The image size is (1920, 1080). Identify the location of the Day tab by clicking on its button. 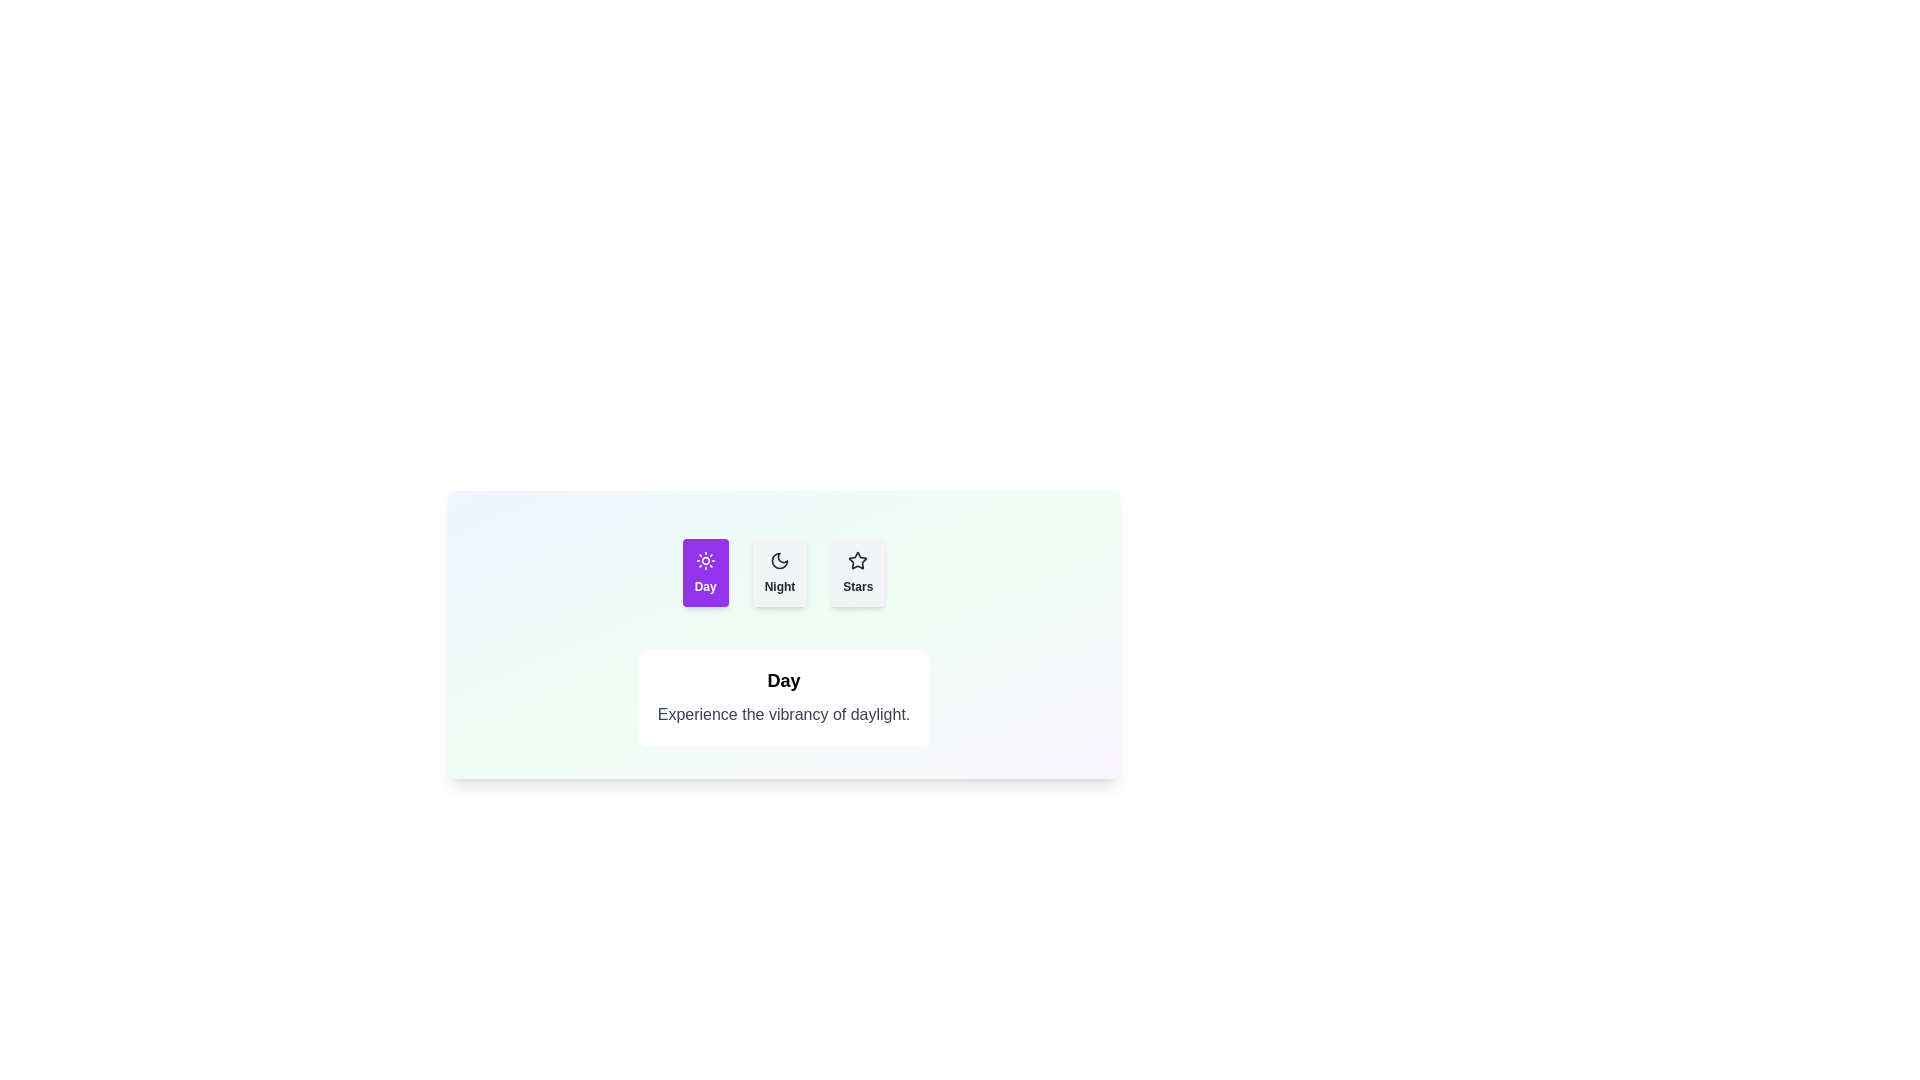
(705, 573).